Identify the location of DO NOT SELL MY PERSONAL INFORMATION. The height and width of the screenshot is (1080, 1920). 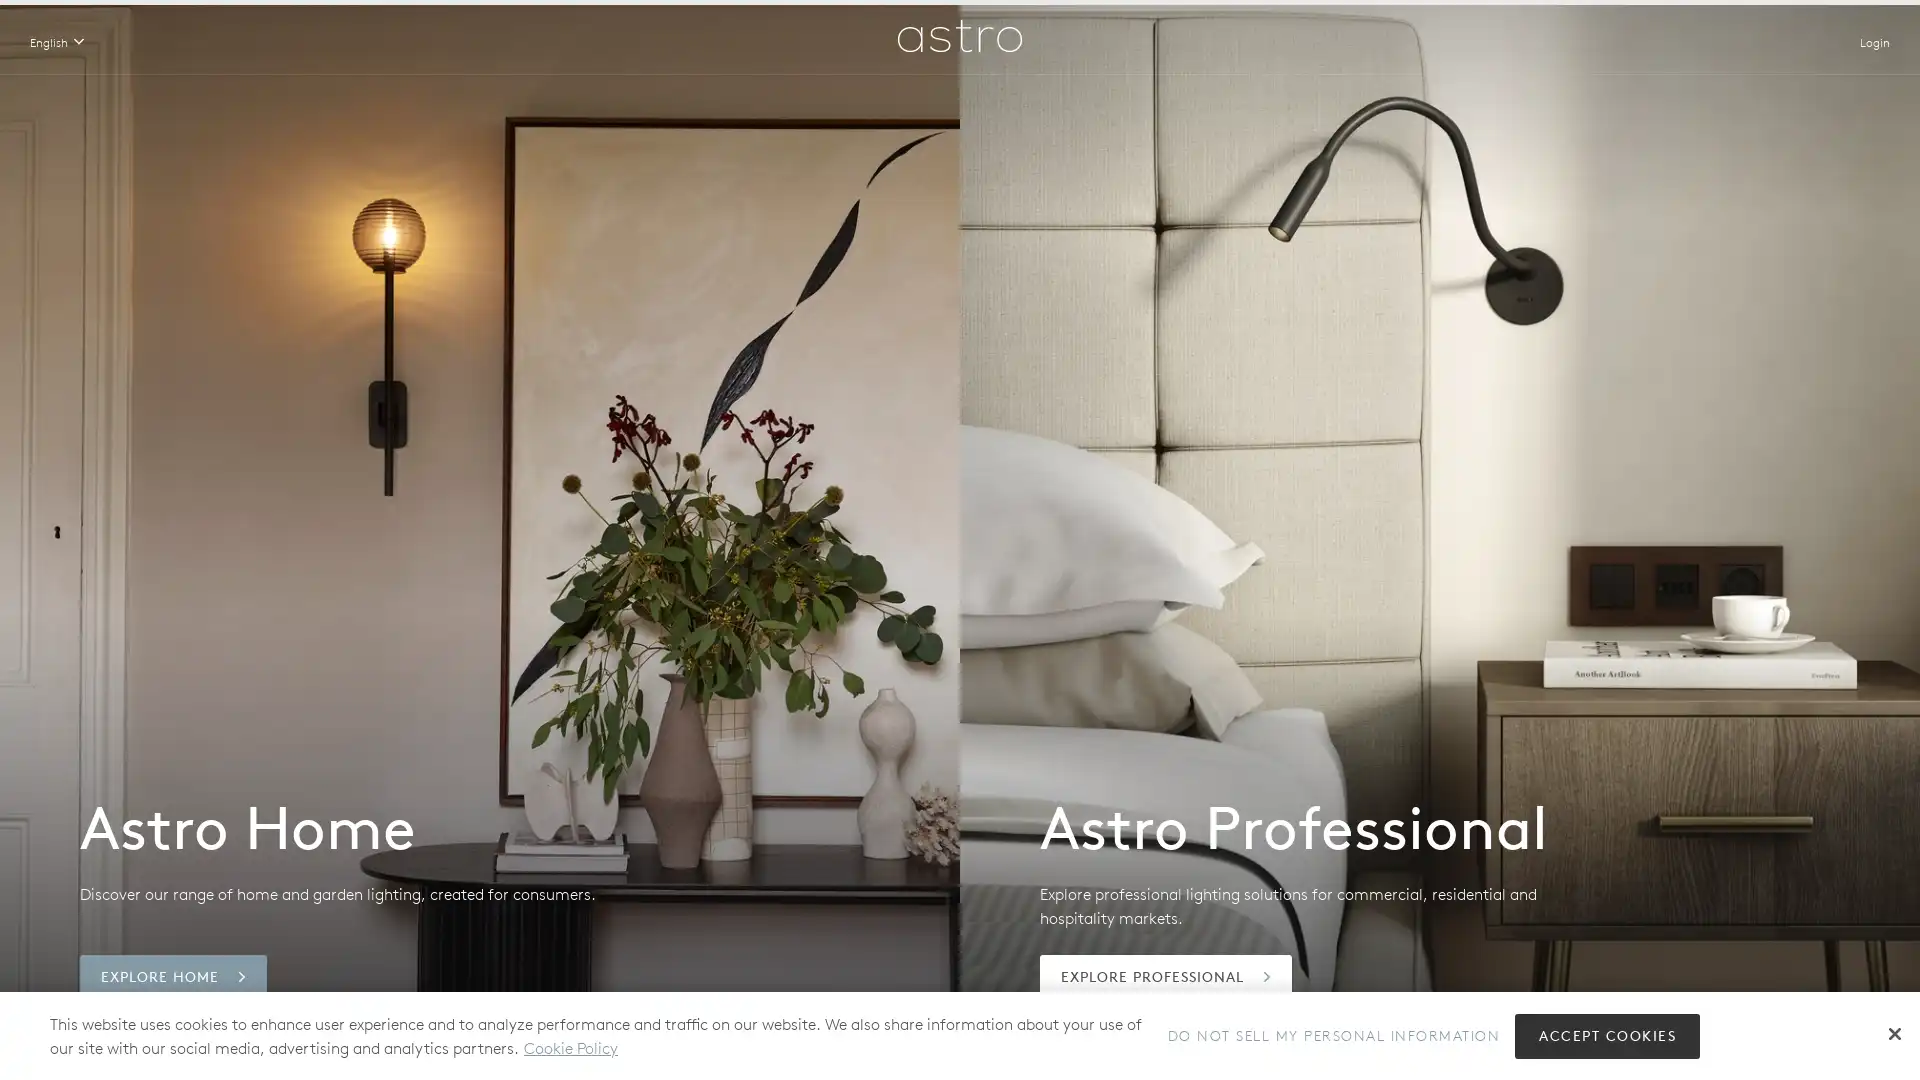
(1333, 1035).